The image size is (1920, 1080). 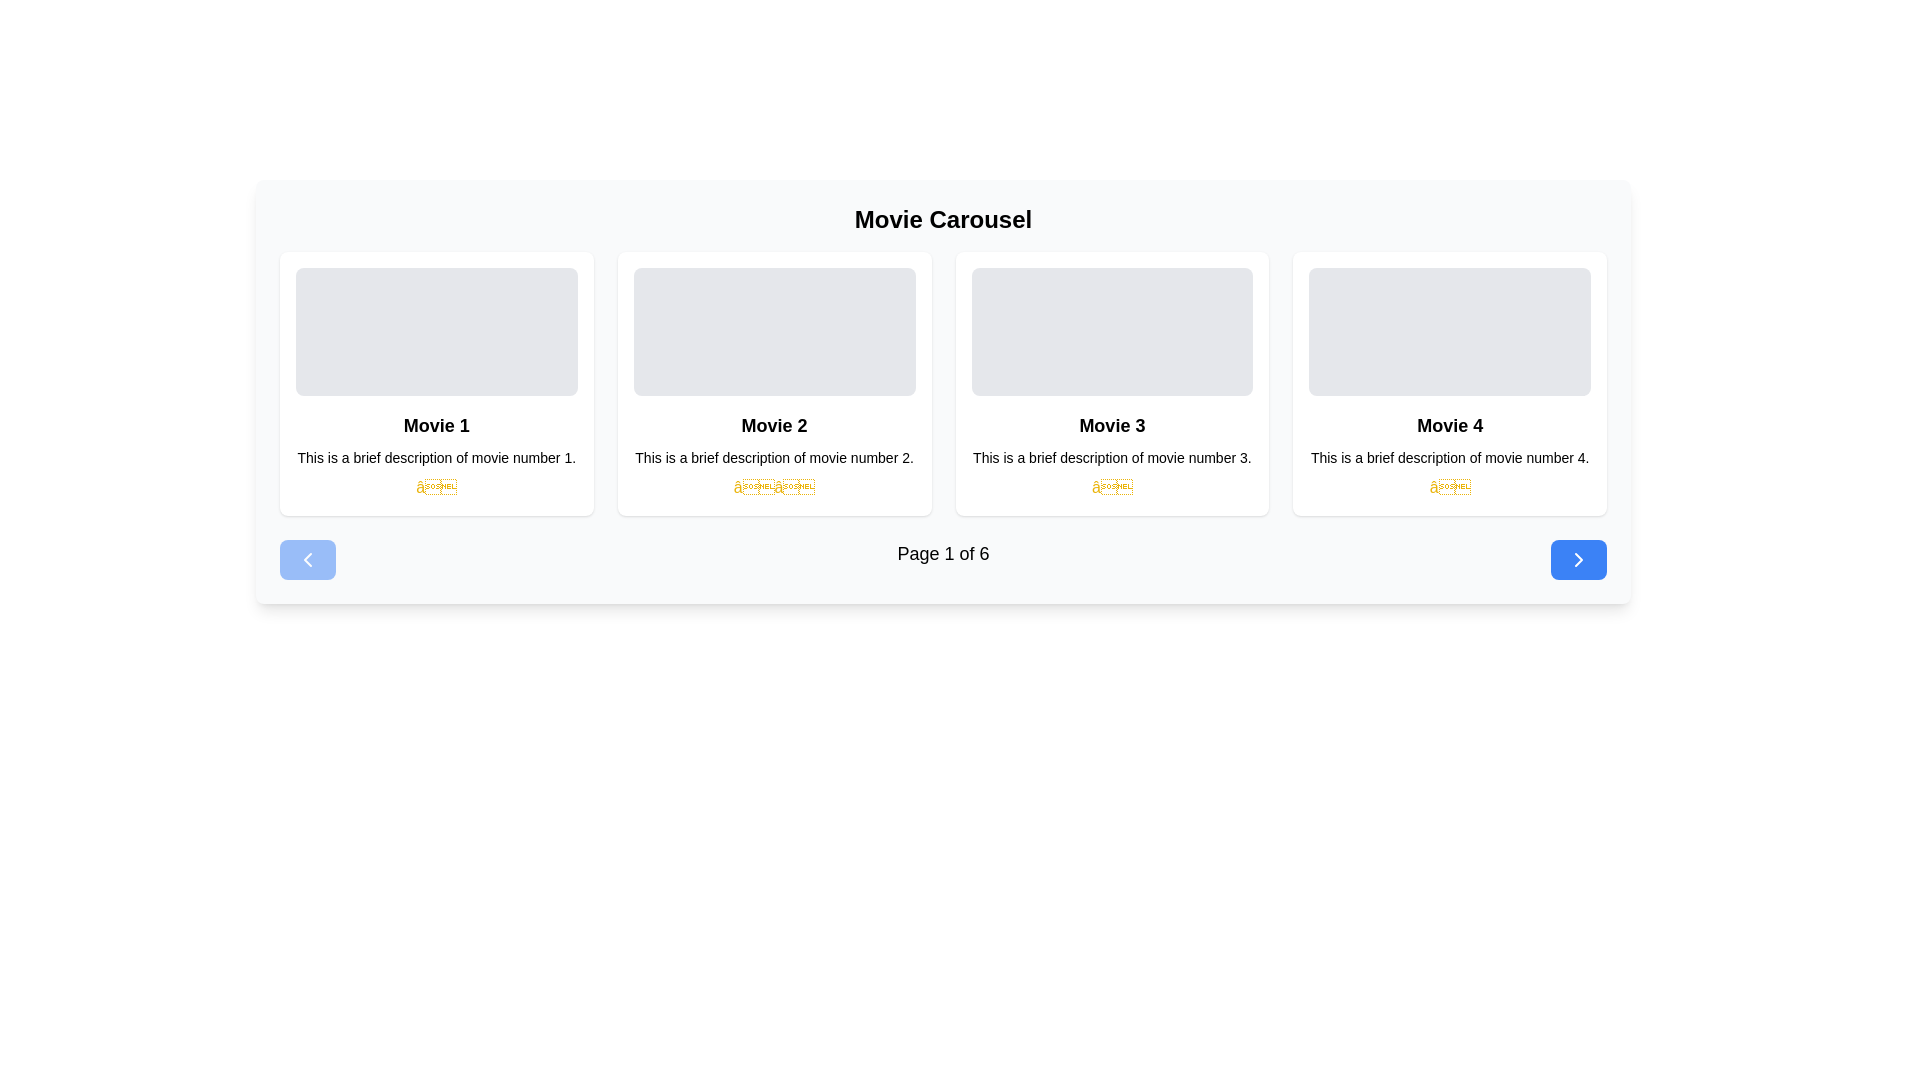 What do you see at coordinates (435, 424) in the screenshot?
I see `the text label that serves as the title of the movie, located below the image placeholder in the movie information card` at bounding box center [435, 424].